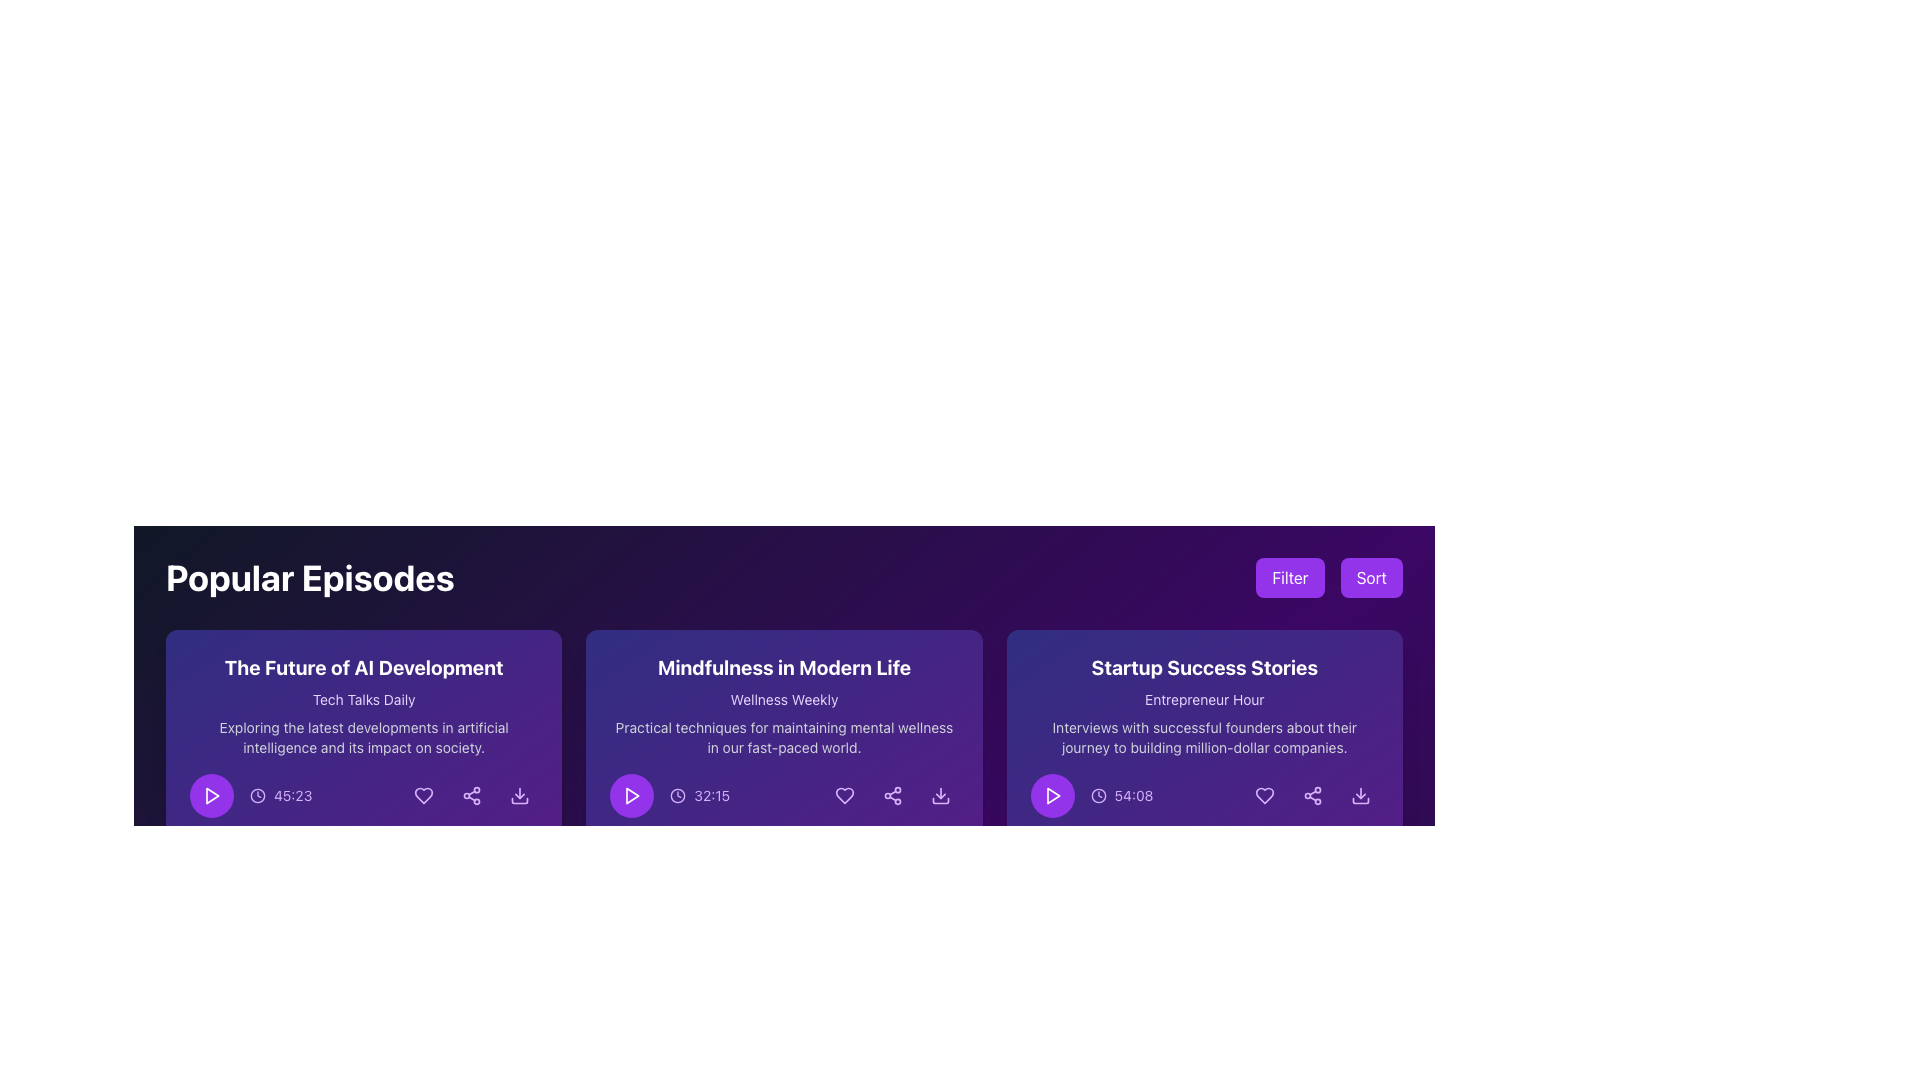  What do you see at coordinates (280, 794) in the screenshot?
I see `the text with the time duration '45:23' and clock icon located in the bottom-left section of 'The Future of AI Development' panel` at bounding box center [280, 794].